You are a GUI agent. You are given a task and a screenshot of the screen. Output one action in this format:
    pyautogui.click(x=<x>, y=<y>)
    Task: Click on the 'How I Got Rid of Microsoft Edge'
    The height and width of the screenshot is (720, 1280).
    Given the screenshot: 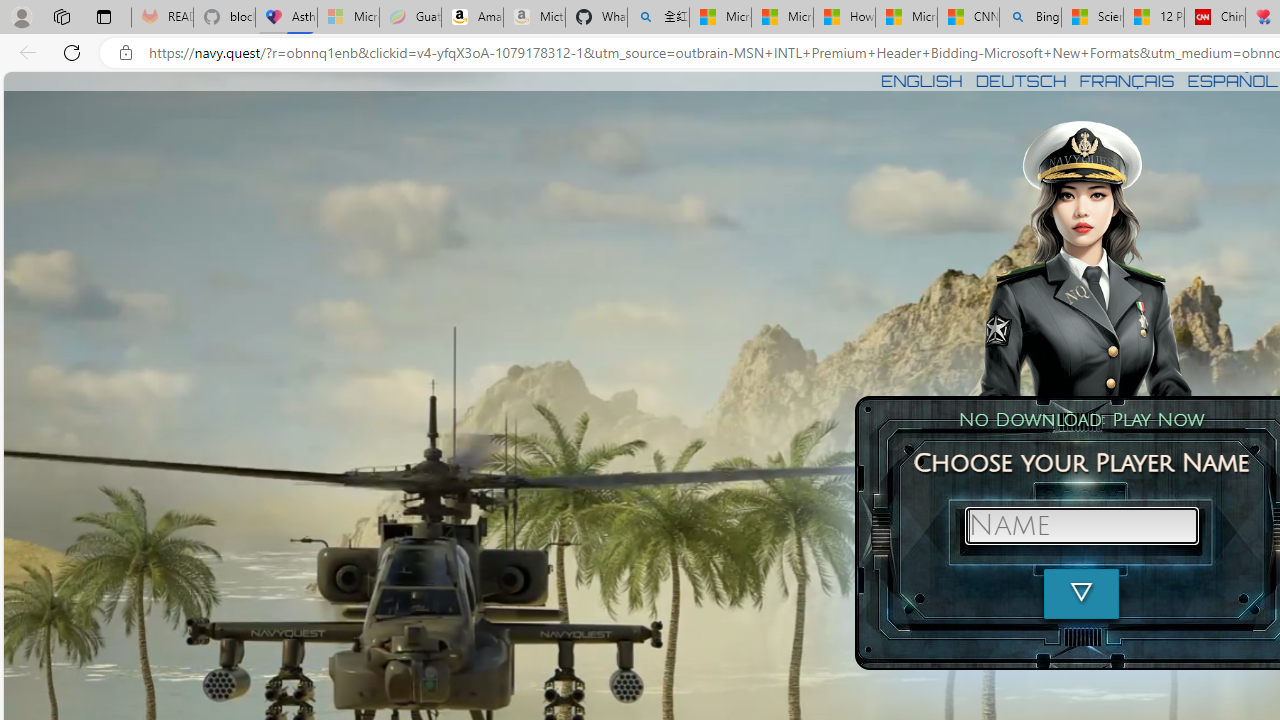 What is the action you would take?
    pyautogui.click(x=844, y=17)
    